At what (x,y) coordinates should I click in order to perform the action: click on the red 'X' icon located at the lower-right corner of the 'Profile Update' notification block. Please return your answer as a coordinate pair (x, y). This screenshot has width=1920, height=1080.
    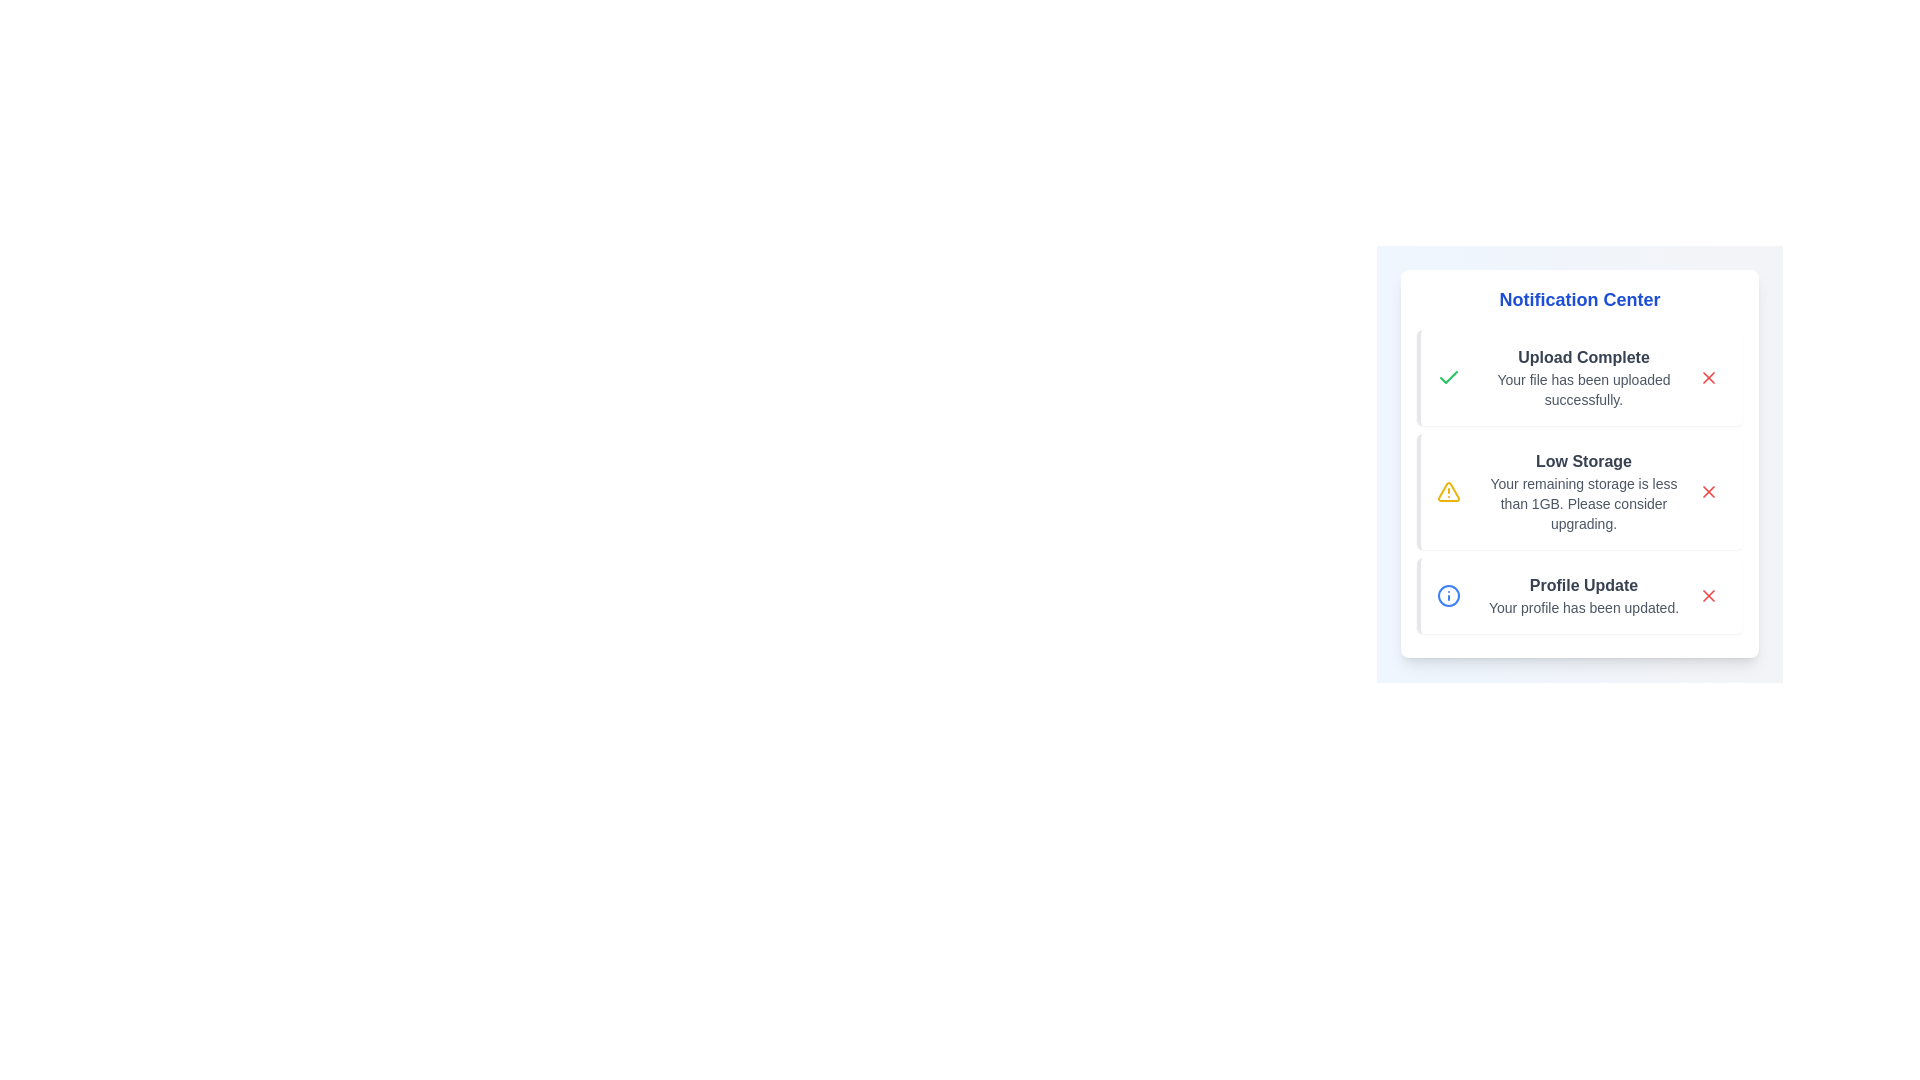
    Looking at the image, I should click on (1707, 595).